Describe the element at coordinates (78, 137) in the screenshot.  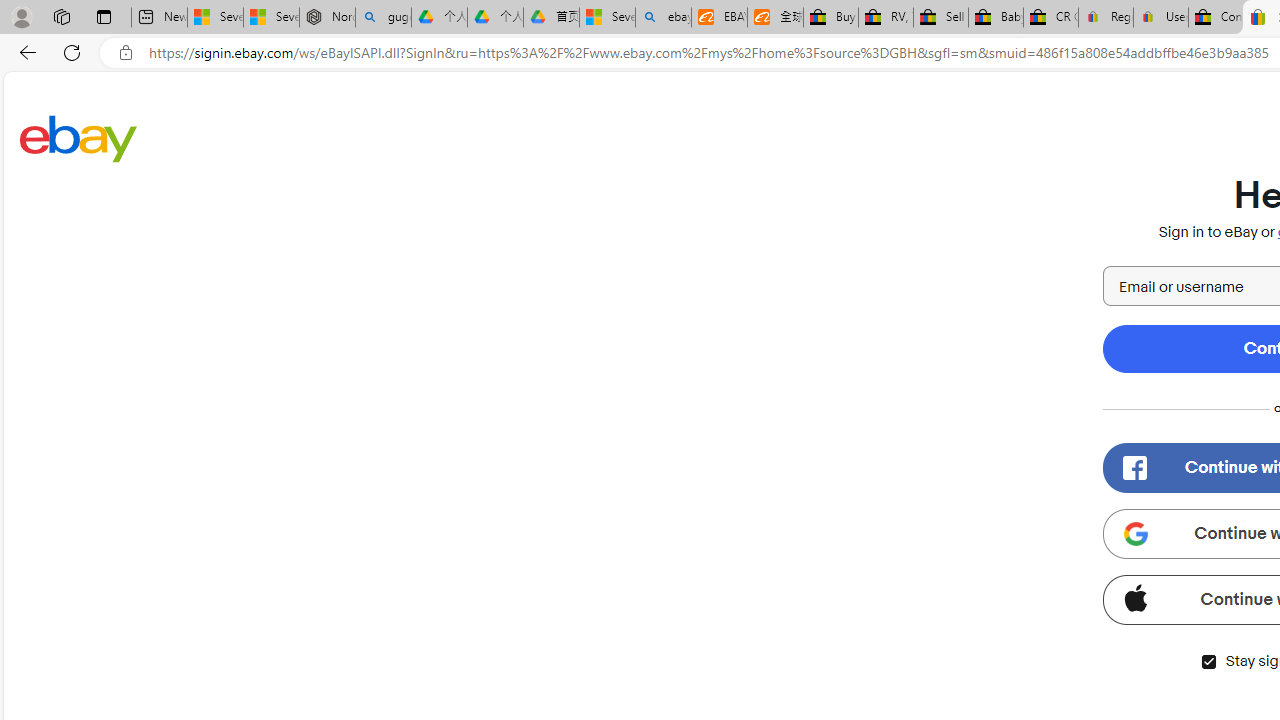
I see `'eBay Home'` at that location.